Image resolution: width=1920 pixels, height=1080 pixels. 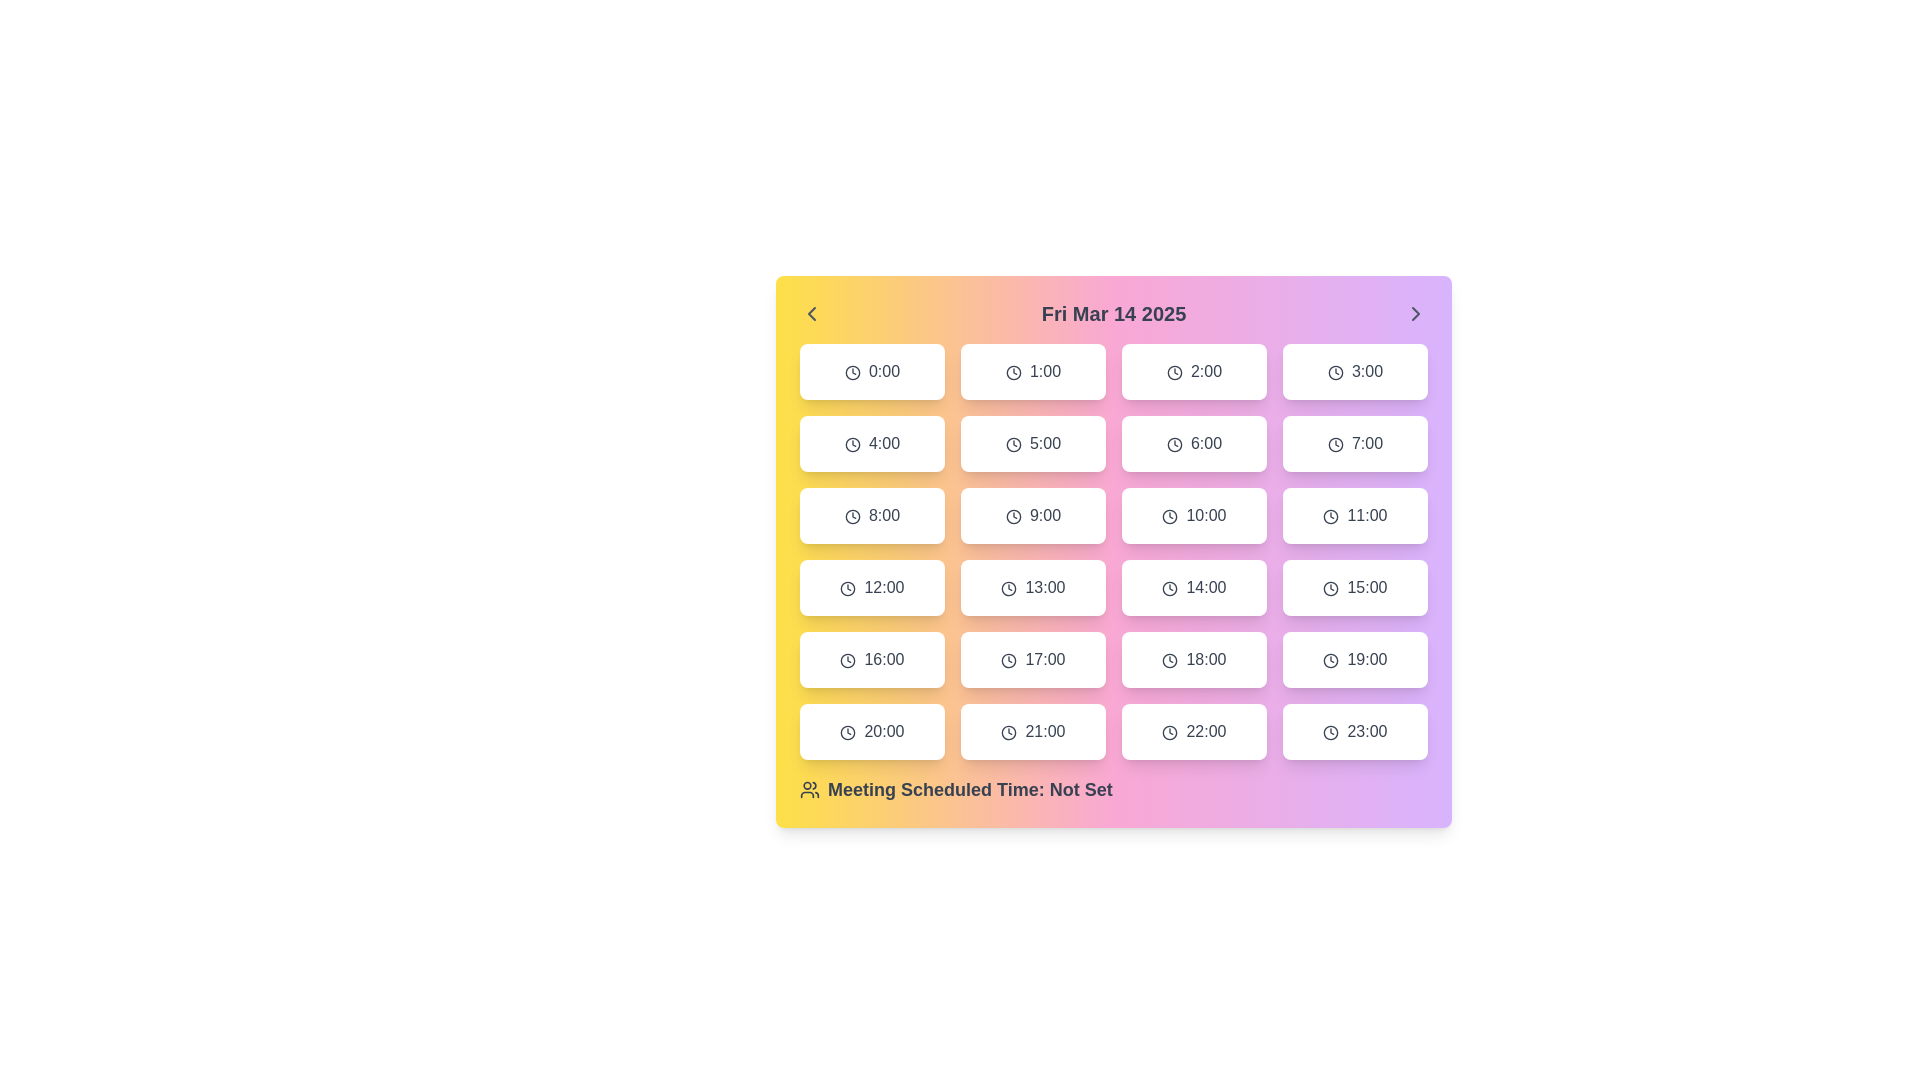 I want to click on the button that allows users to select the time 12:00, located in the first column of the fifth row in a scheduling interface grid, positioned below the '8:00' element and next to the '13:00' element, so click(x=872, y=586).